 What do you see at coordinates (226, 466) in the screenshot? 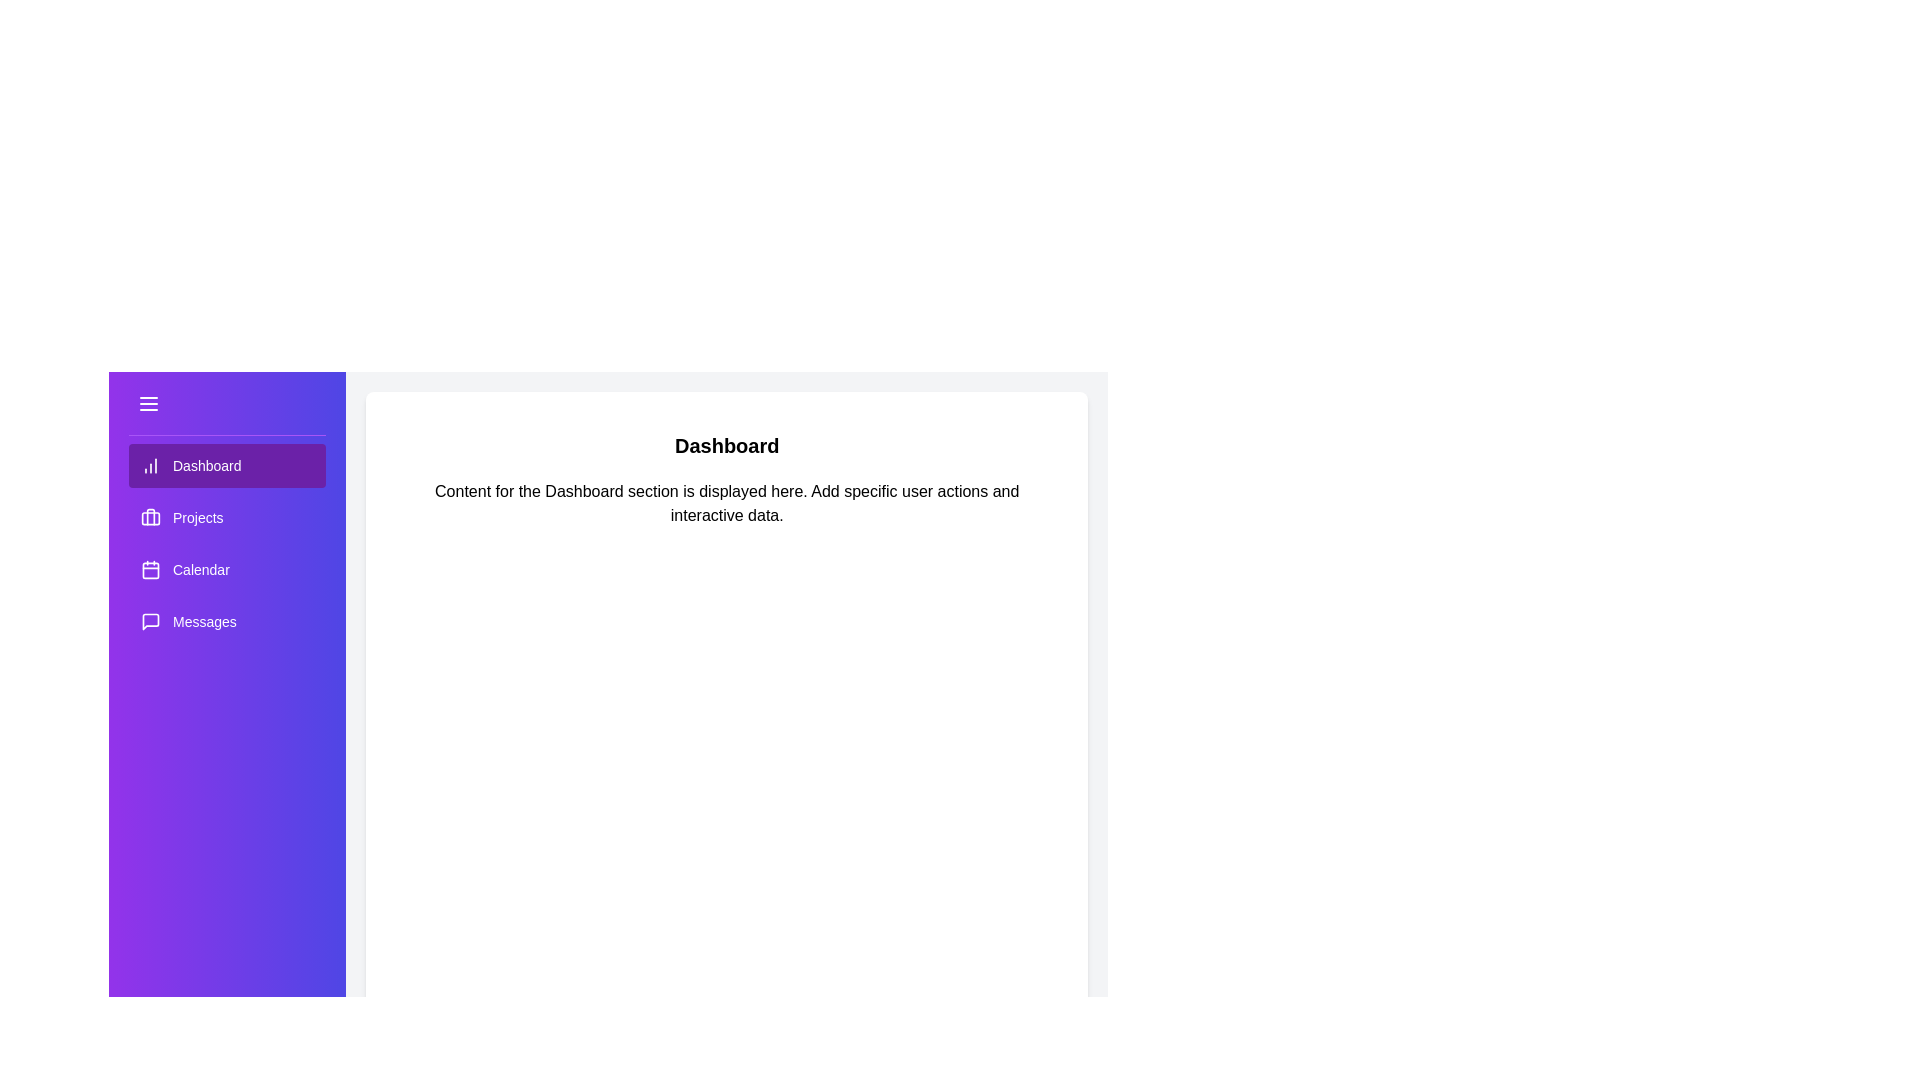
I see `the menu item Dashboard to highlight it` at bounding box center [226, 466].